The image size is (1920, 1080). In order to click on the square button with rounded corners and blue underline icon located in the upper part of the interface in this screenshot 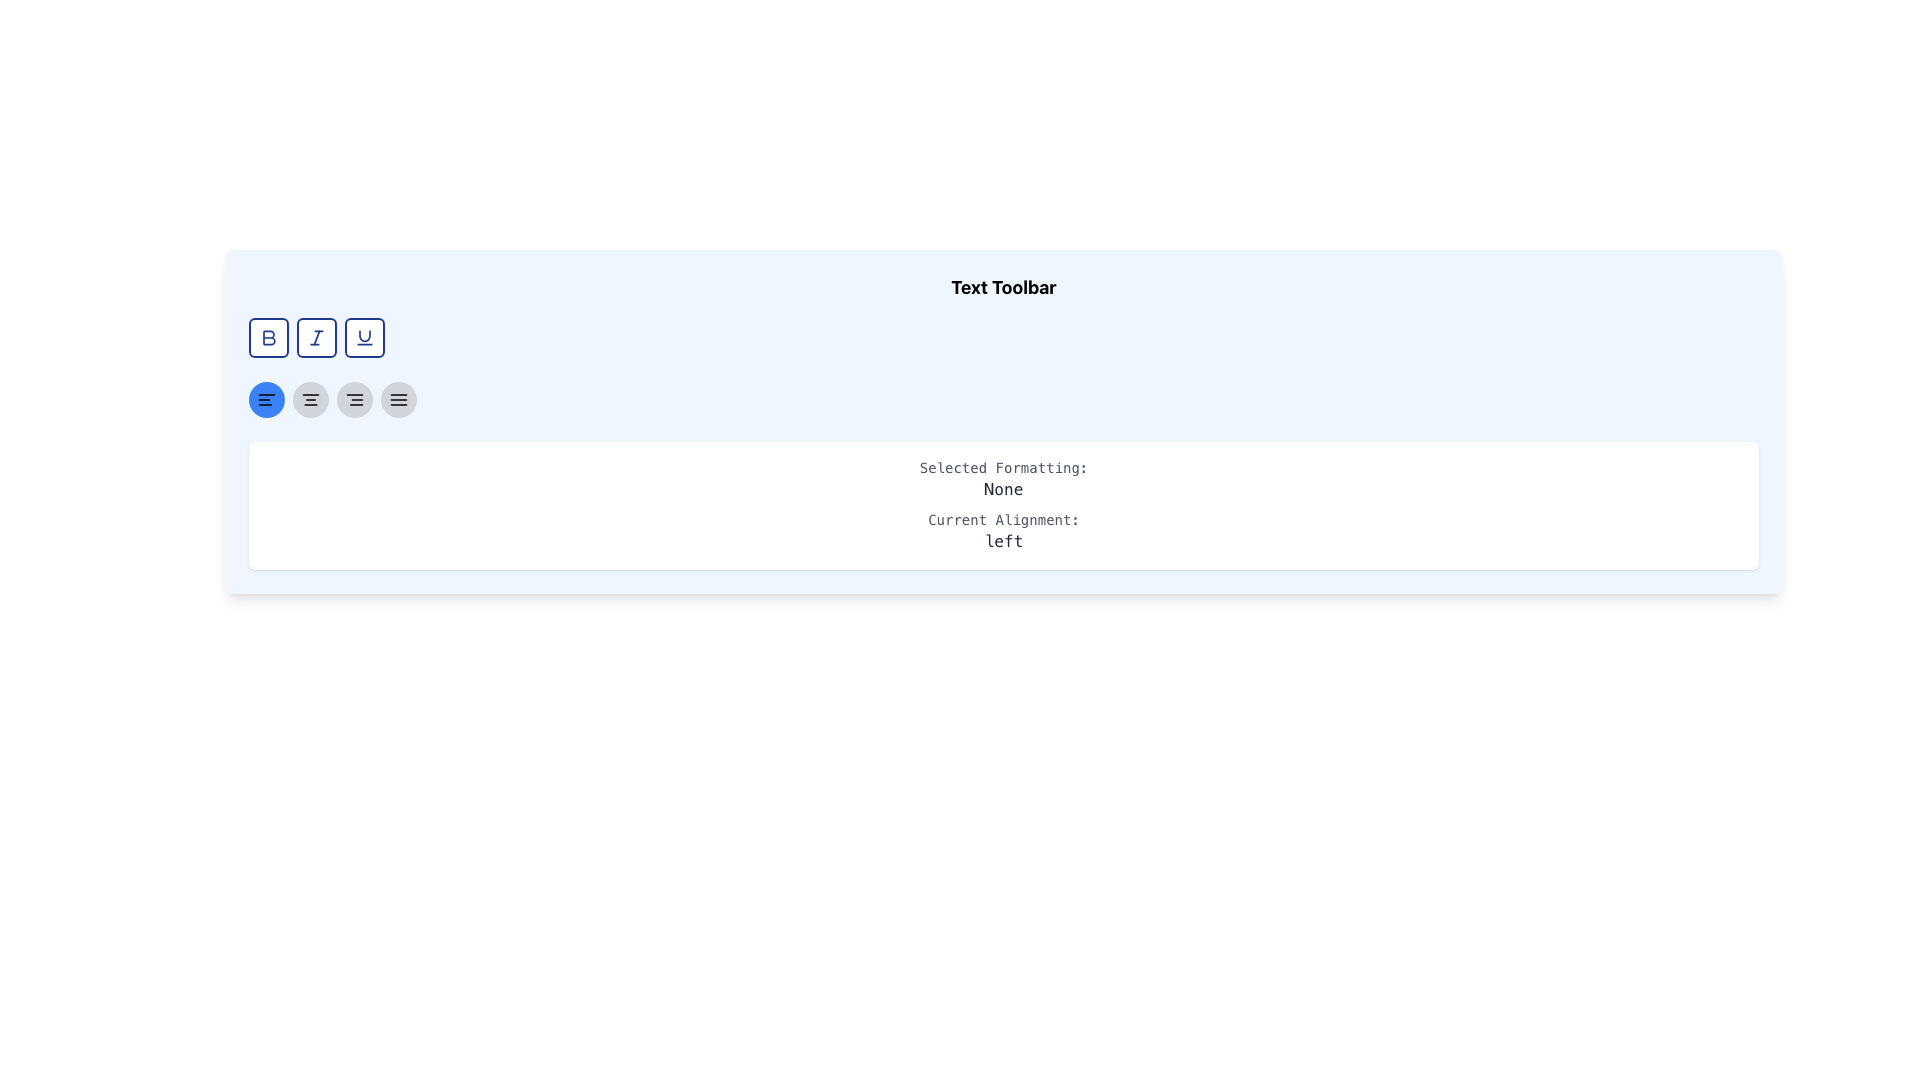, I will do `click(364, 337)`.